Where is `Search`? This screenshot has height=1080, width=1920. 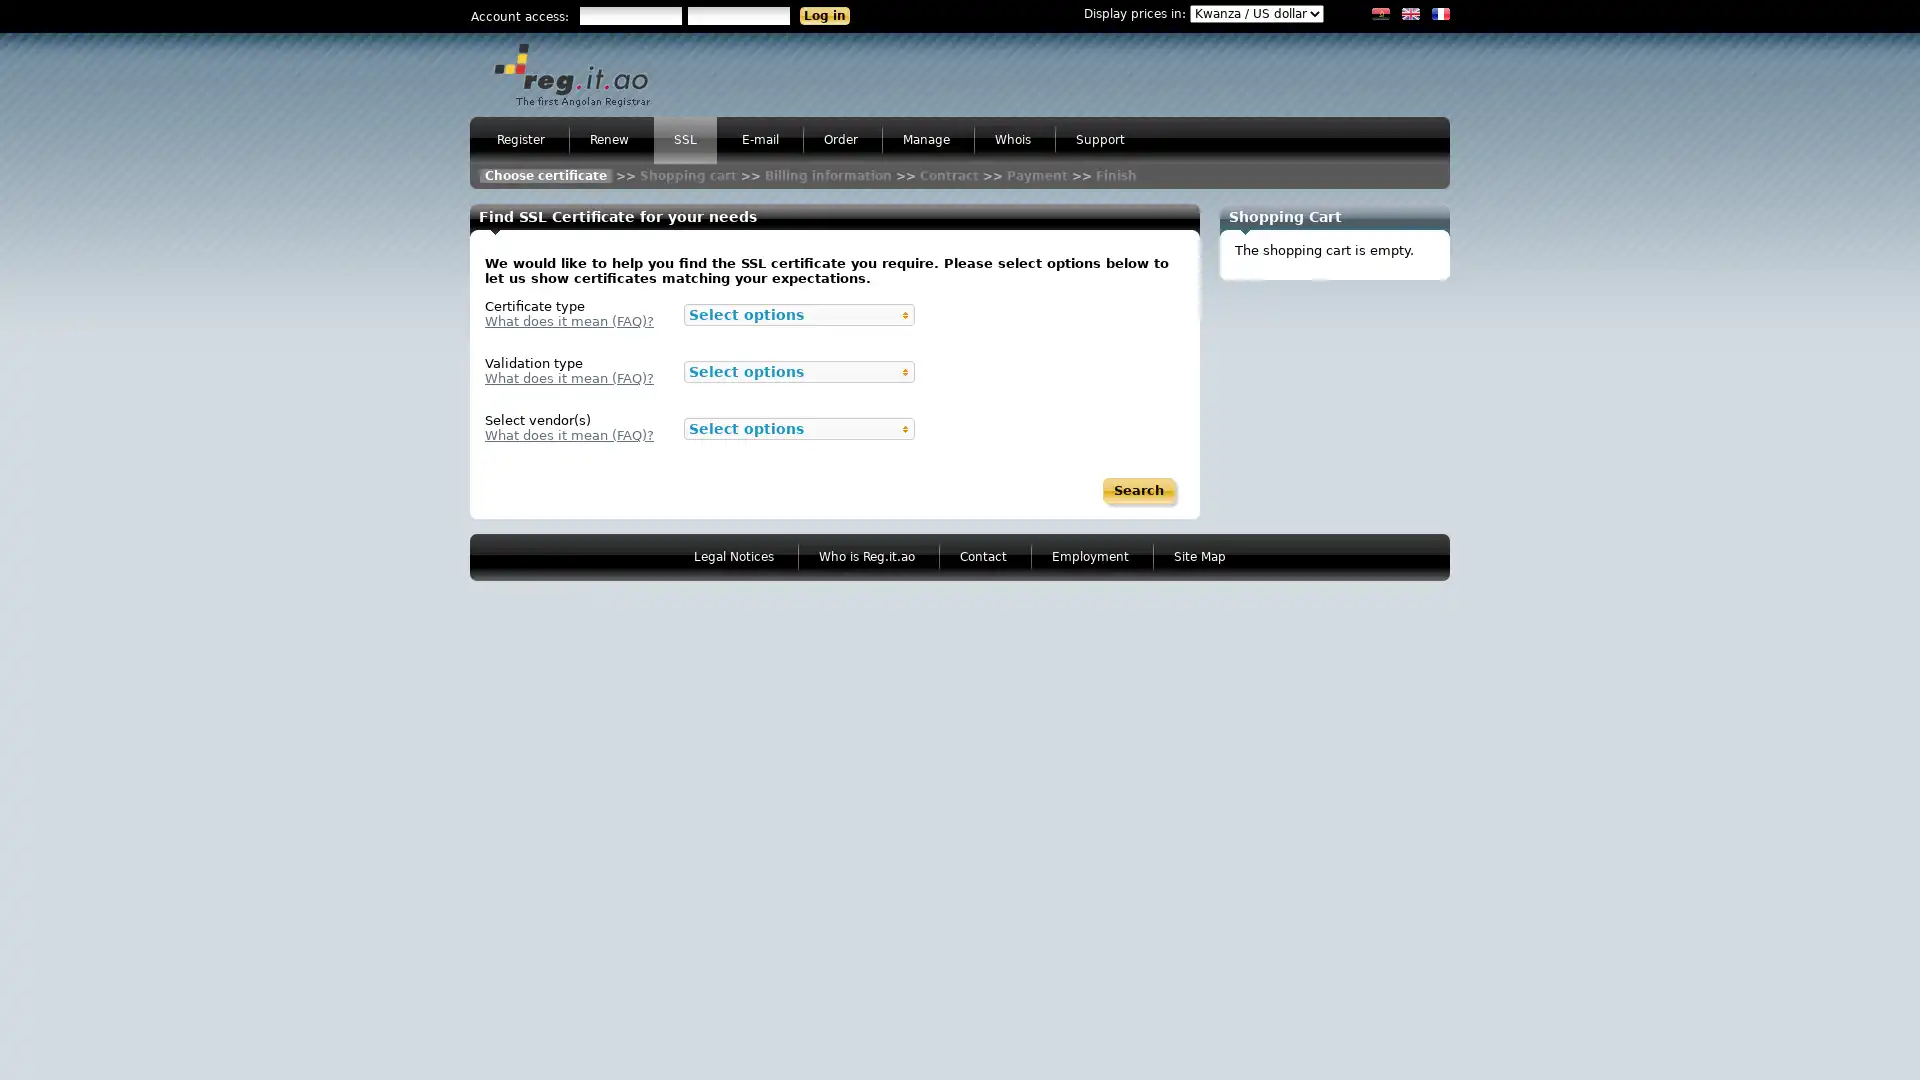
Search is located at coordinates (1138, 490).